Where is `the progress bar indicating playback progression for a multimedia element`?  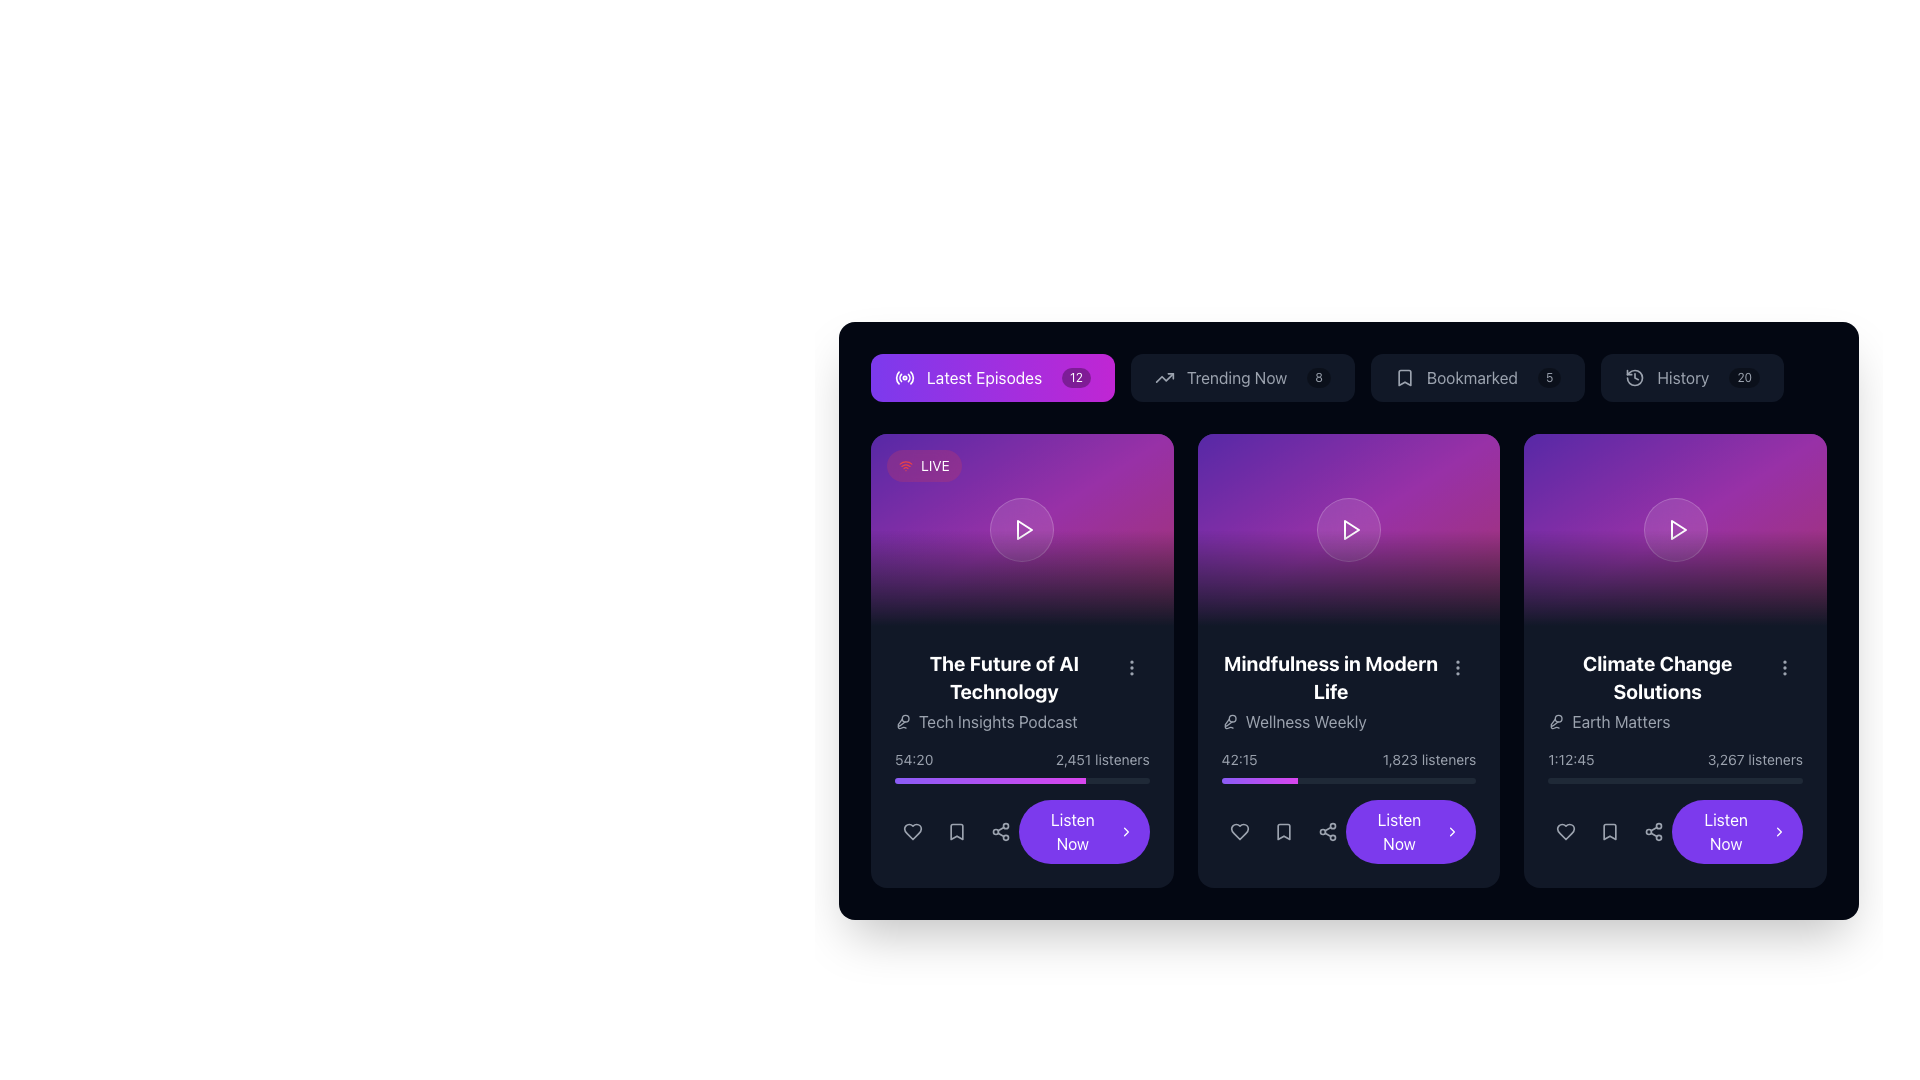 the progress bar indicating playback progression for a multimedia element is located at coordinates (1675, 779).